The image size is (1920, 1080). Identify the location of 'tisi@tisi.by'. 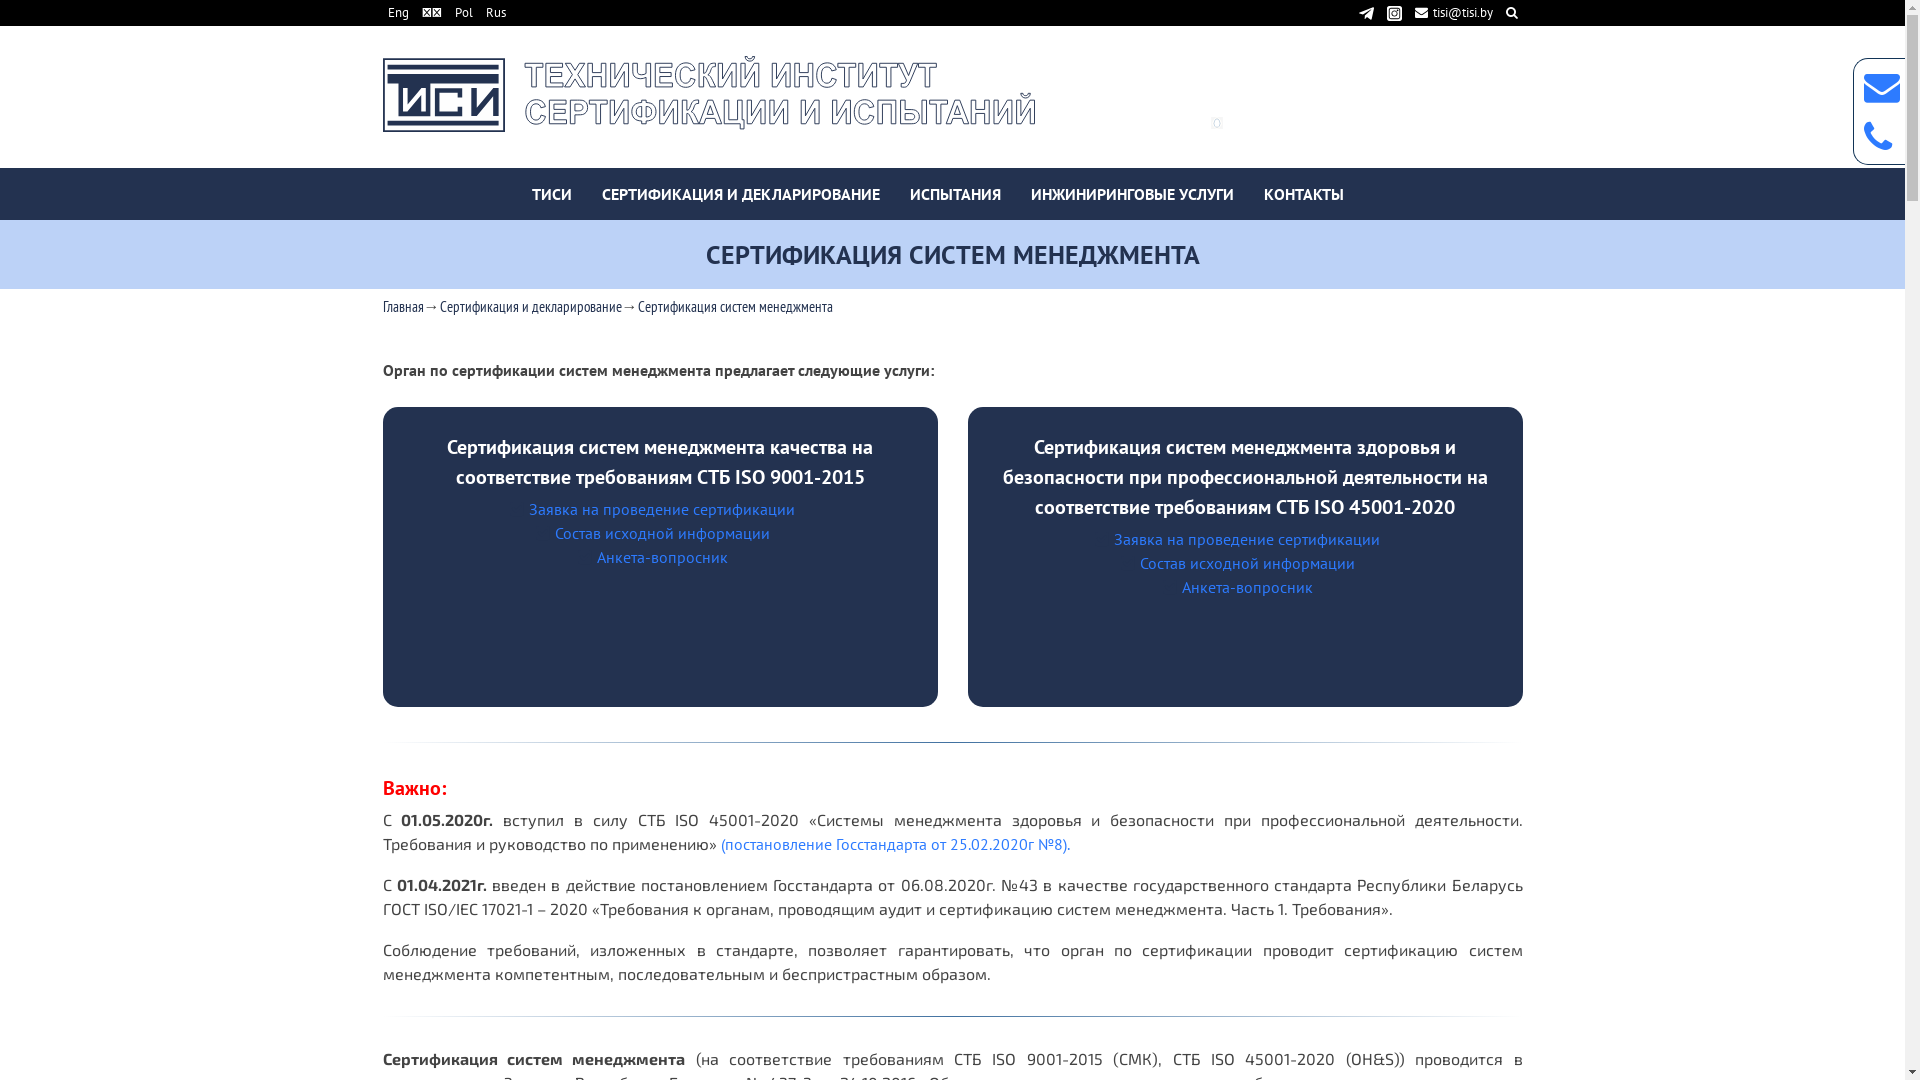
(1454, 12).